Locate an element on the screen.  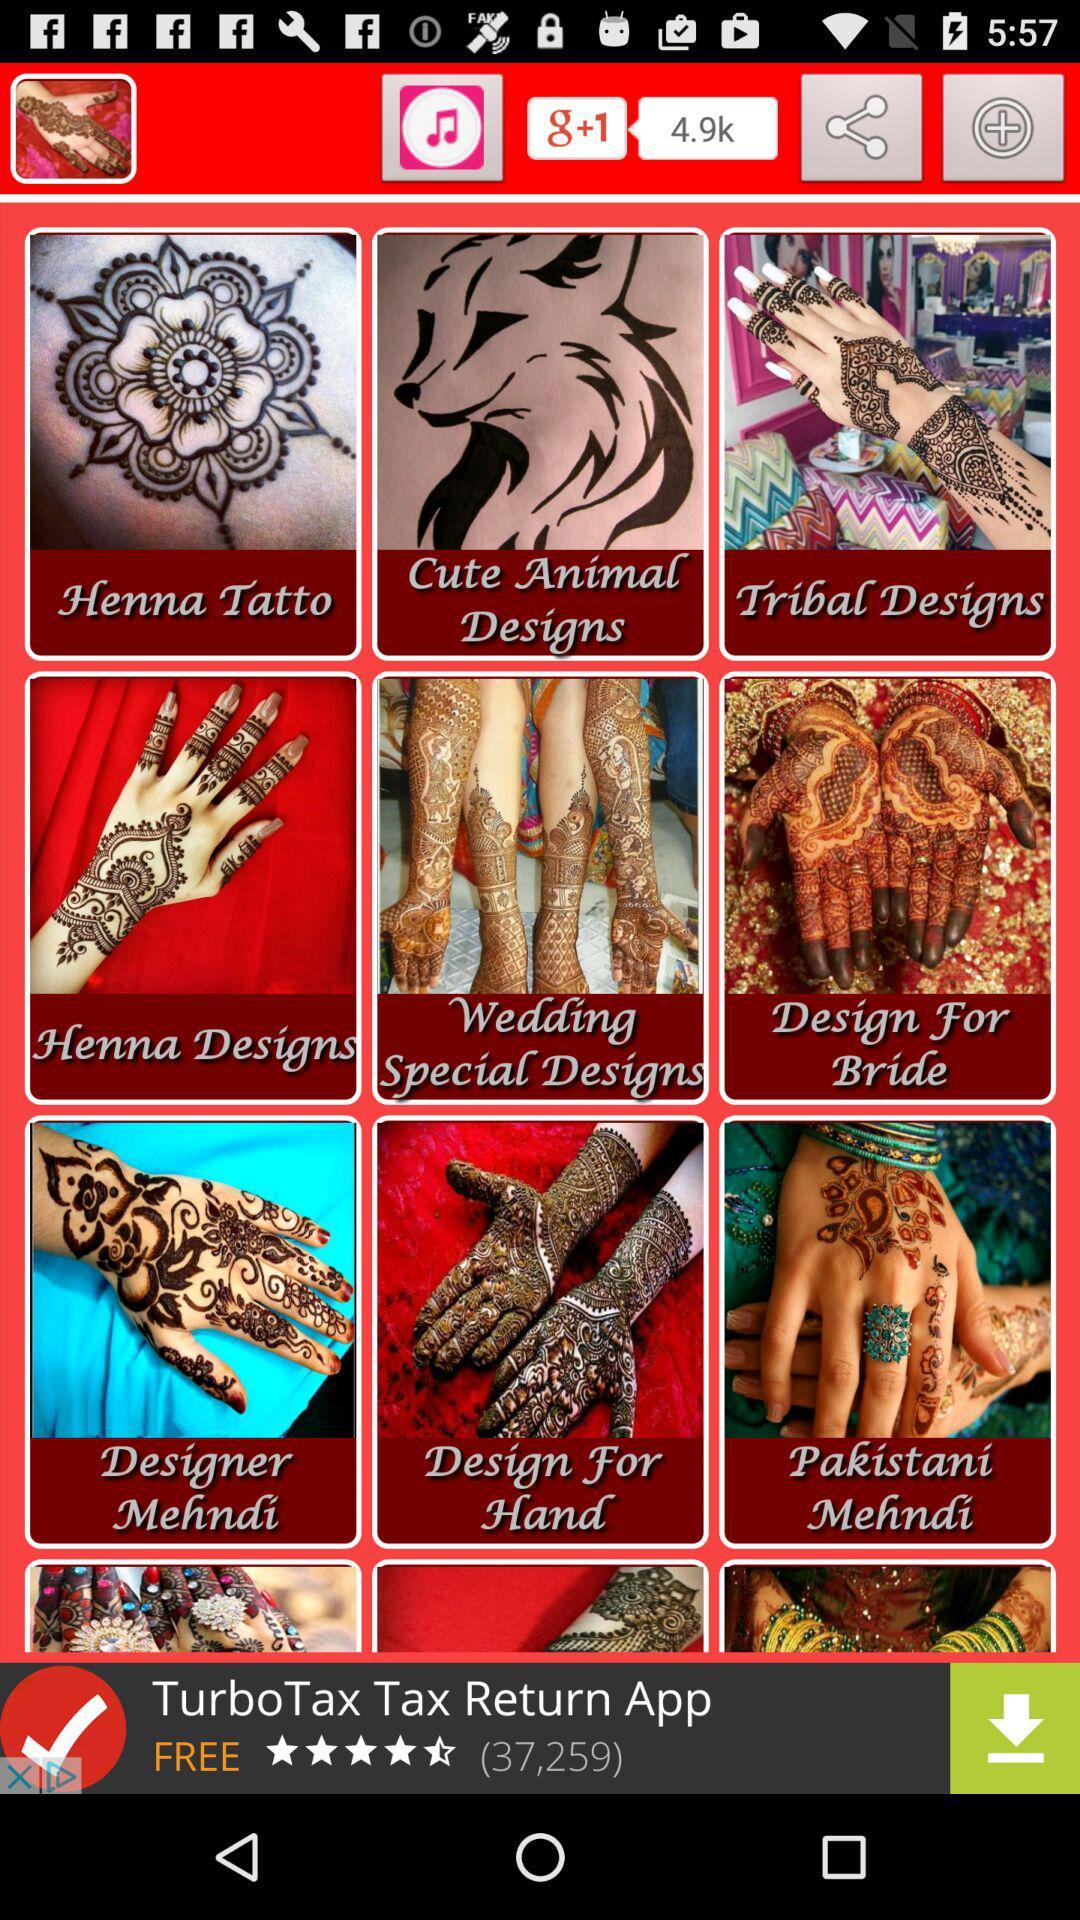
the share icon is located at coordinates (861, 140).